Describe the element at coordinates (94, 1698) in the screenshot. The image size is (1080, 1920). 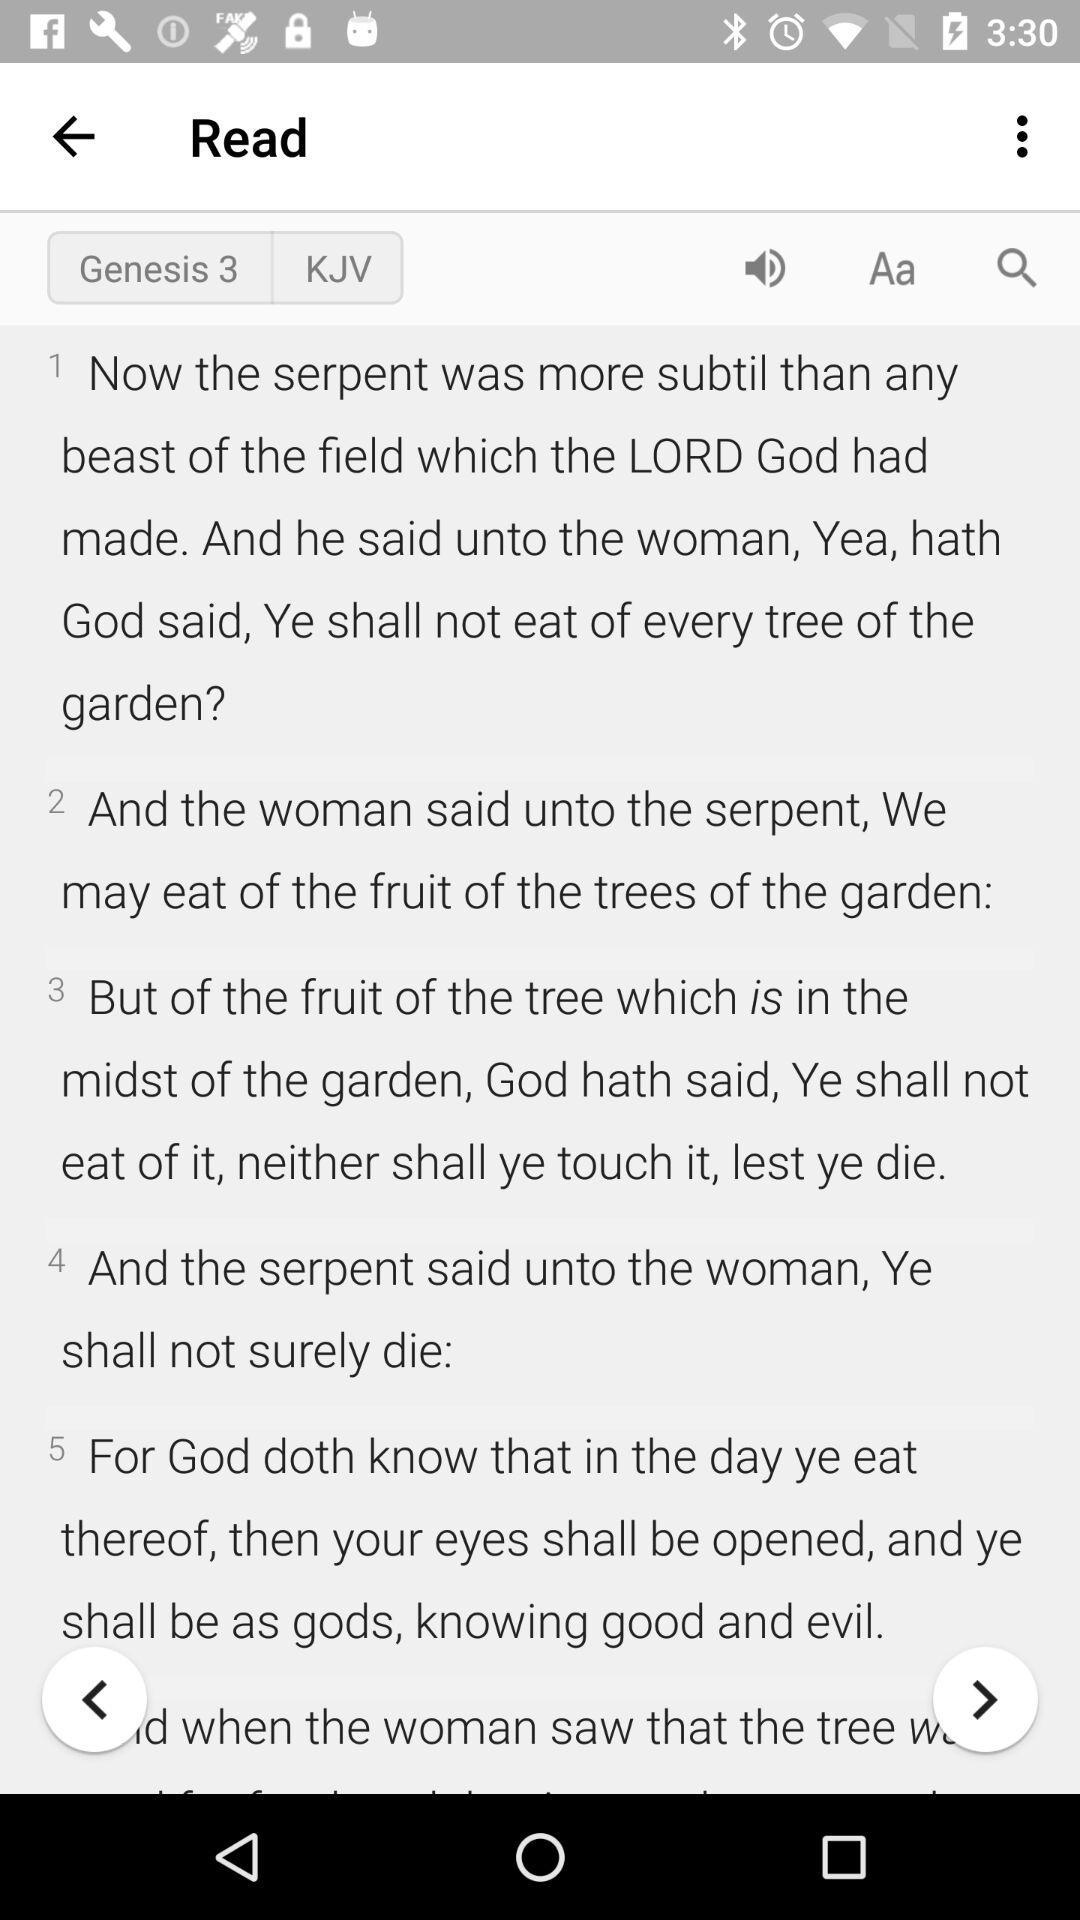
I see `go back` at that location.